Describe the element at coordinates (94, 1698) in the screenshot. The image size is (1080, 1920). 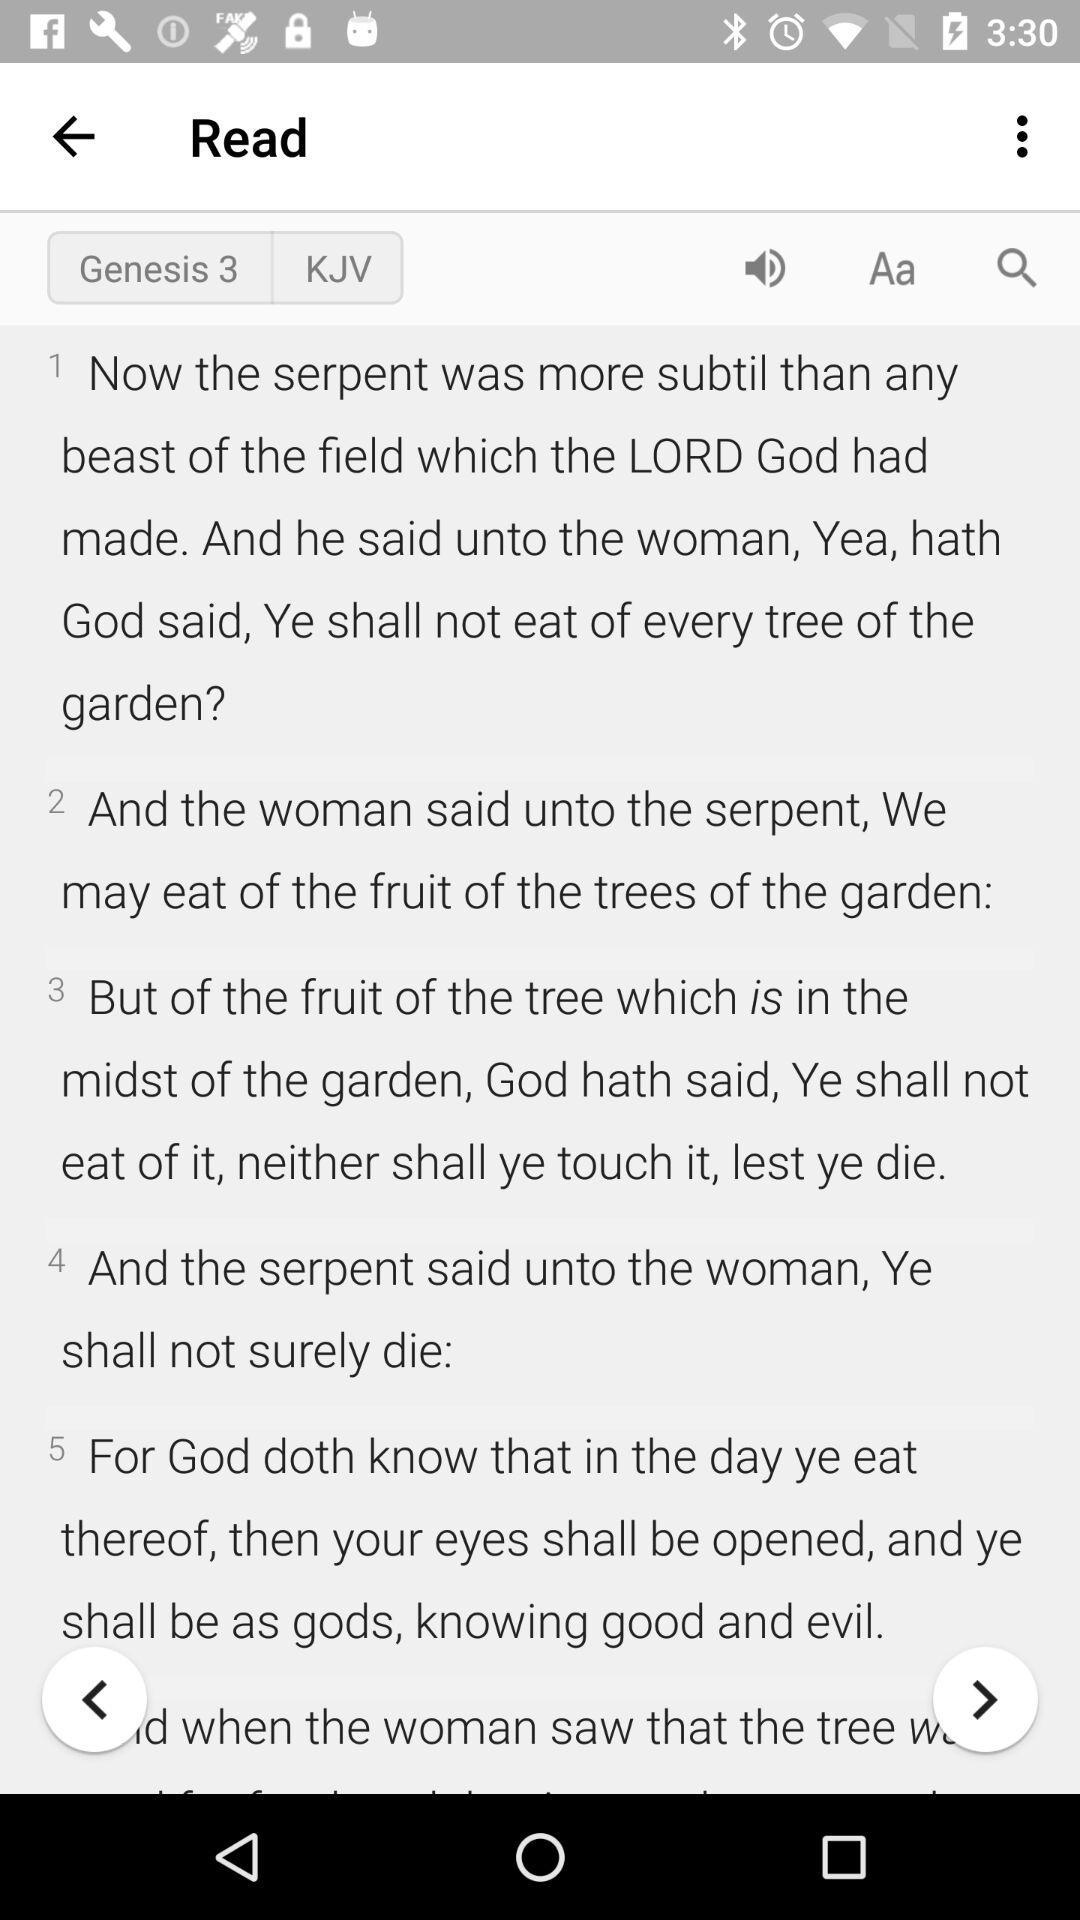
I see `go back` at that location.